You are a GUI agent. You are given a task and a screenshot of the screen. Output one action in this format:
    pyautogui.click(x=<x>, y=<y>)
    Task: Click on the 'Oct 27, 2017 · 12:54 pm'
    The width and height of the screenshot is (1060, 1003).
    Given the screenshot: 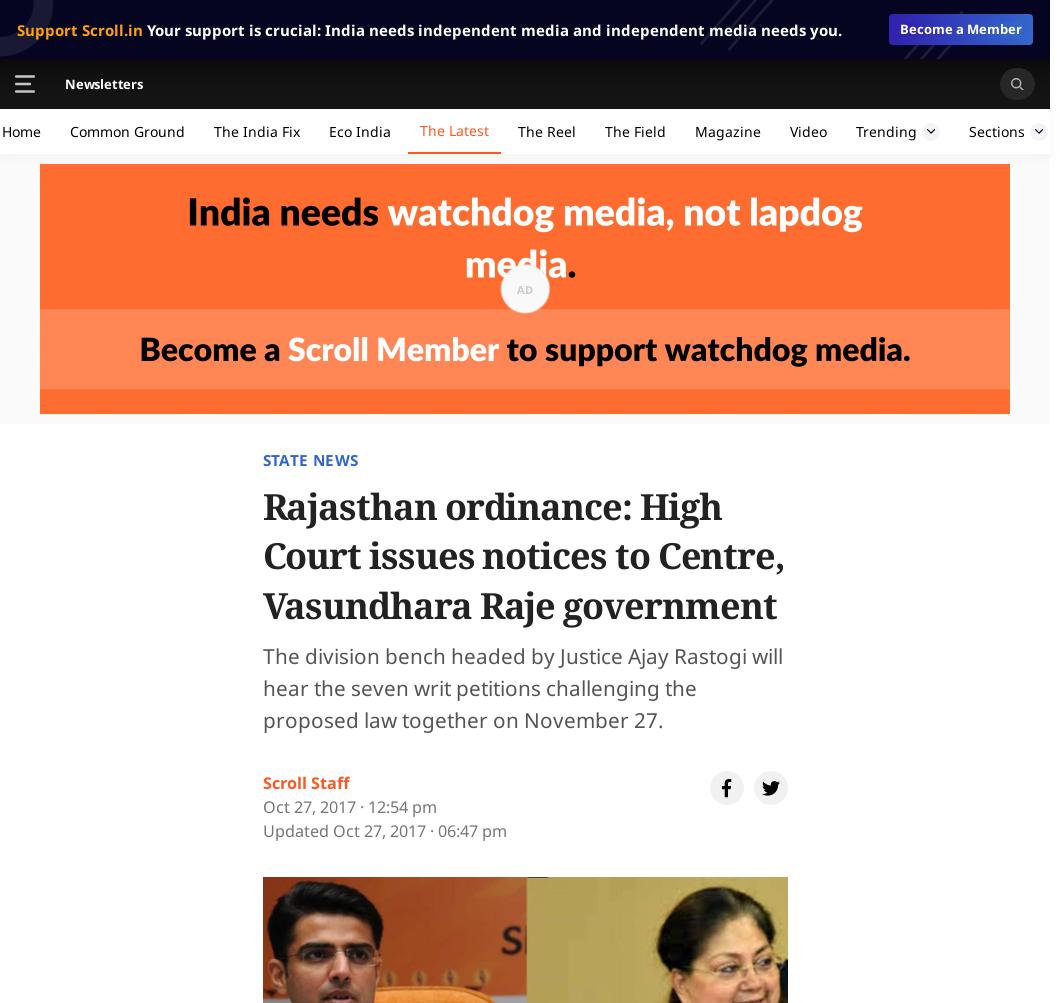 What is the action you would take?
    pyautogui.click(x=348, y=807)
    